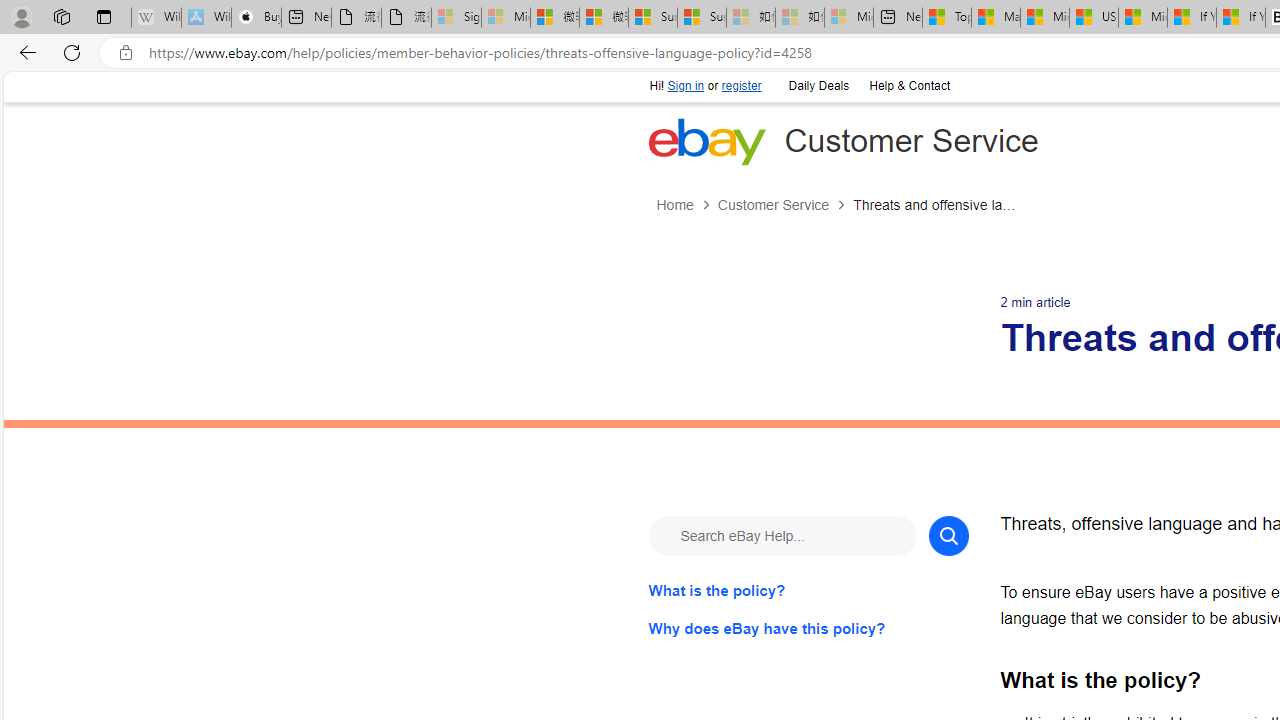  What do you see at coordinates (255, 17) in the screenshot?
I see `'Buy iPad - Apple'` at bounding box center [255, 17].